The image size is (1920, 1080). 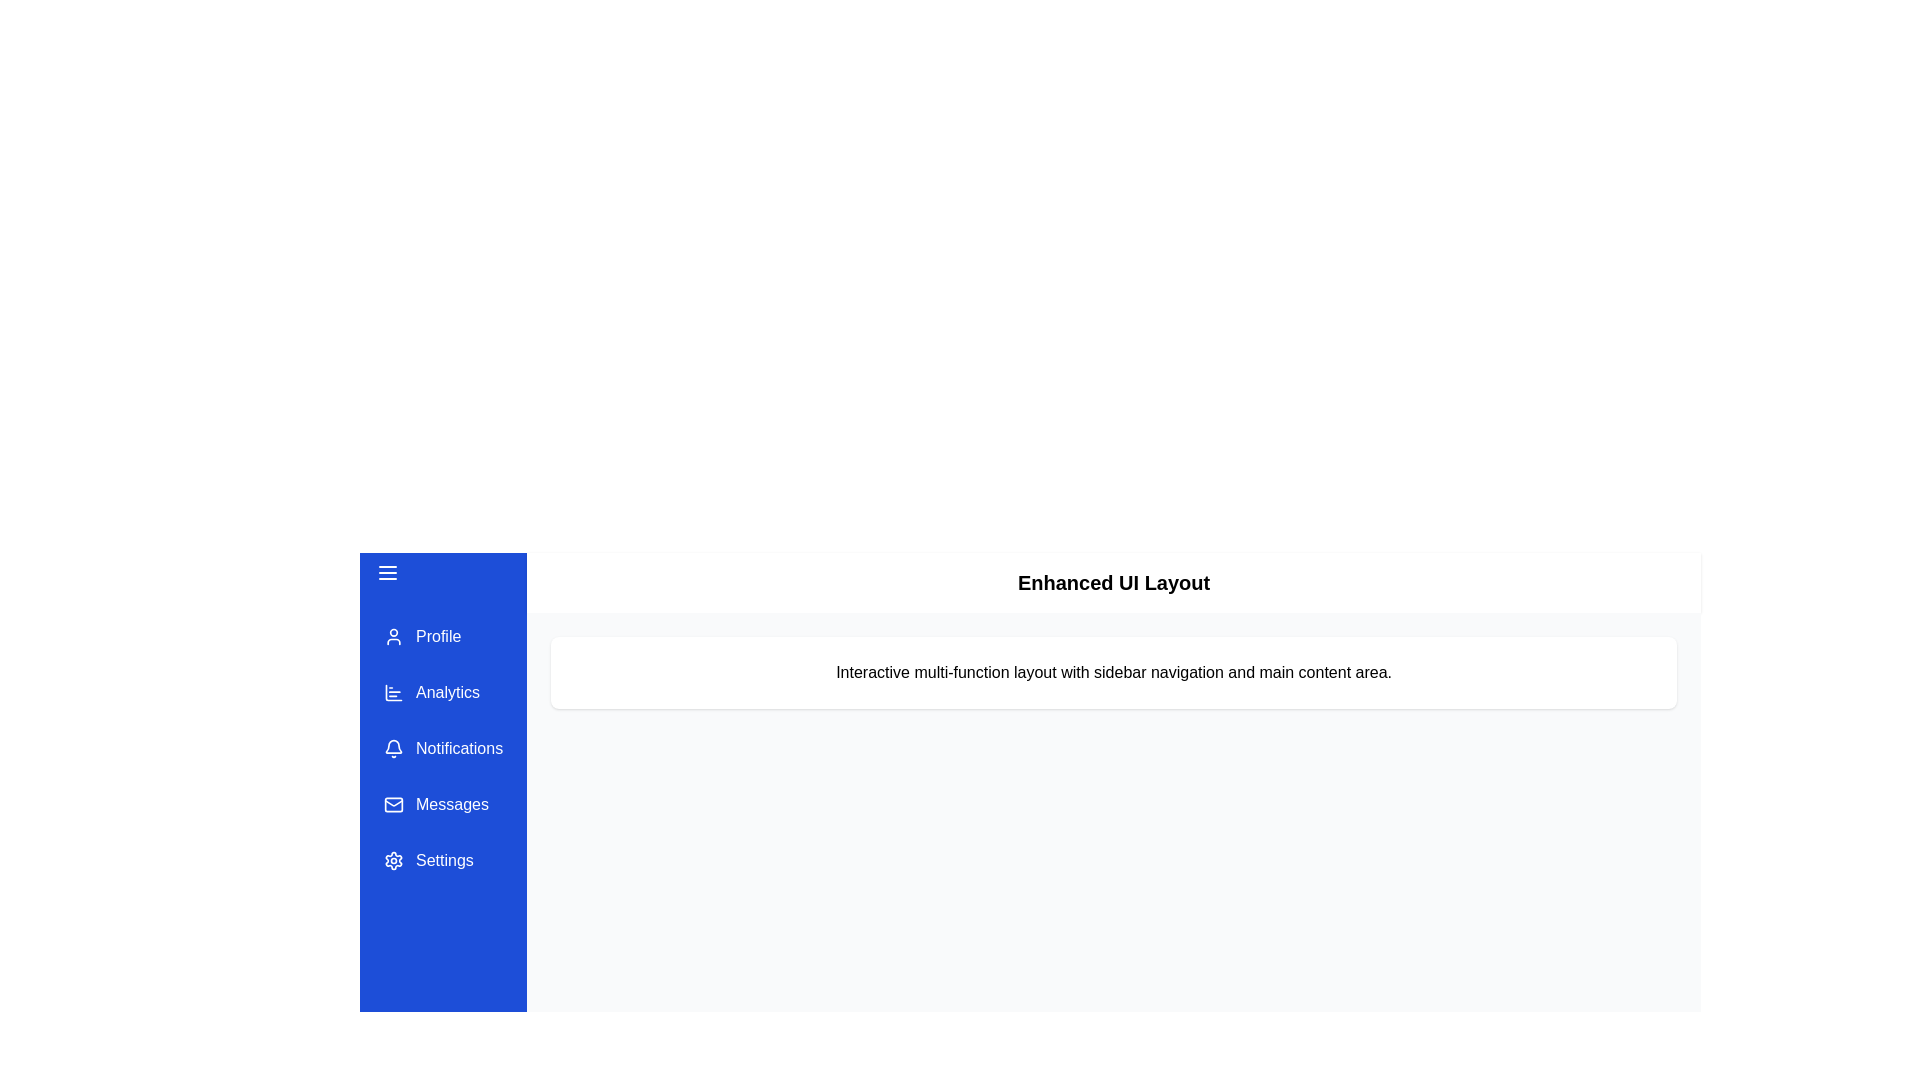 What do you see at coordinates (393, 692) in the screenshot?
I see `the Bar Chart Illustration icon located in the sidebar next to the 'Analytics' label by moving the cursor to its center point` at bounding box center [393, 692].